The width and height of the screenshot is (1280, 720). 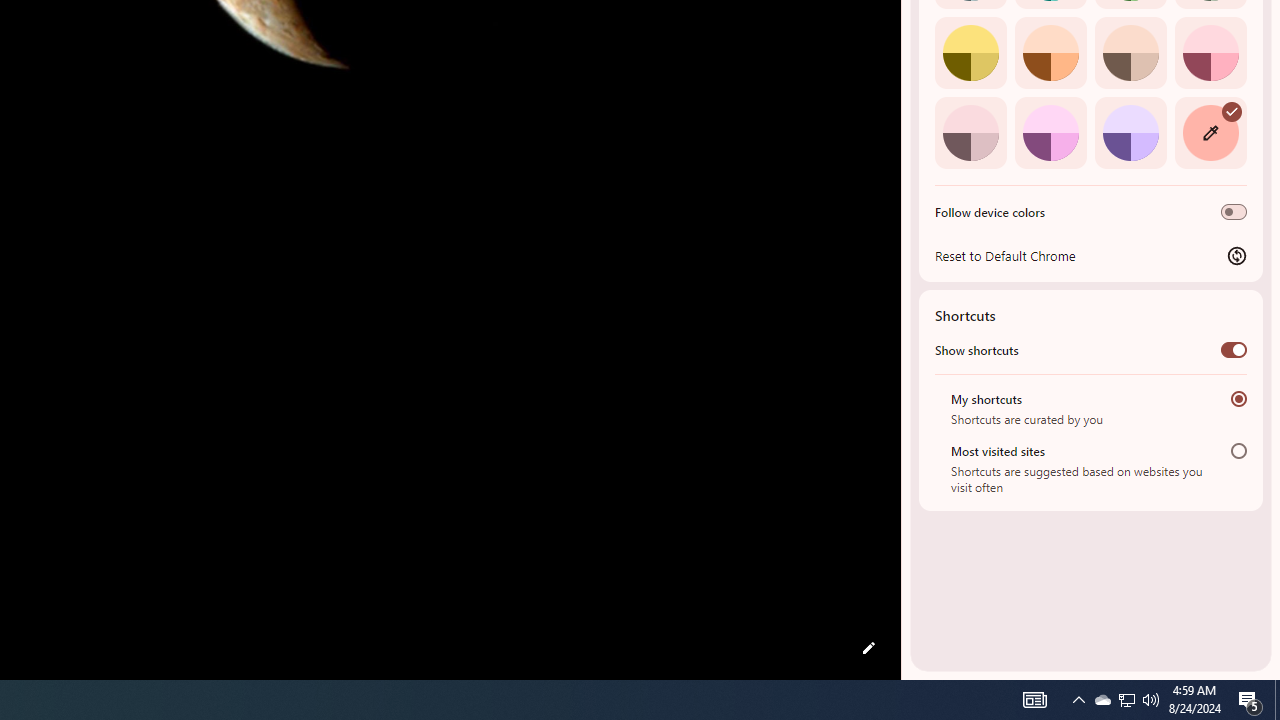 I want to click on 'Customize this page', so click(x=868, y=648).